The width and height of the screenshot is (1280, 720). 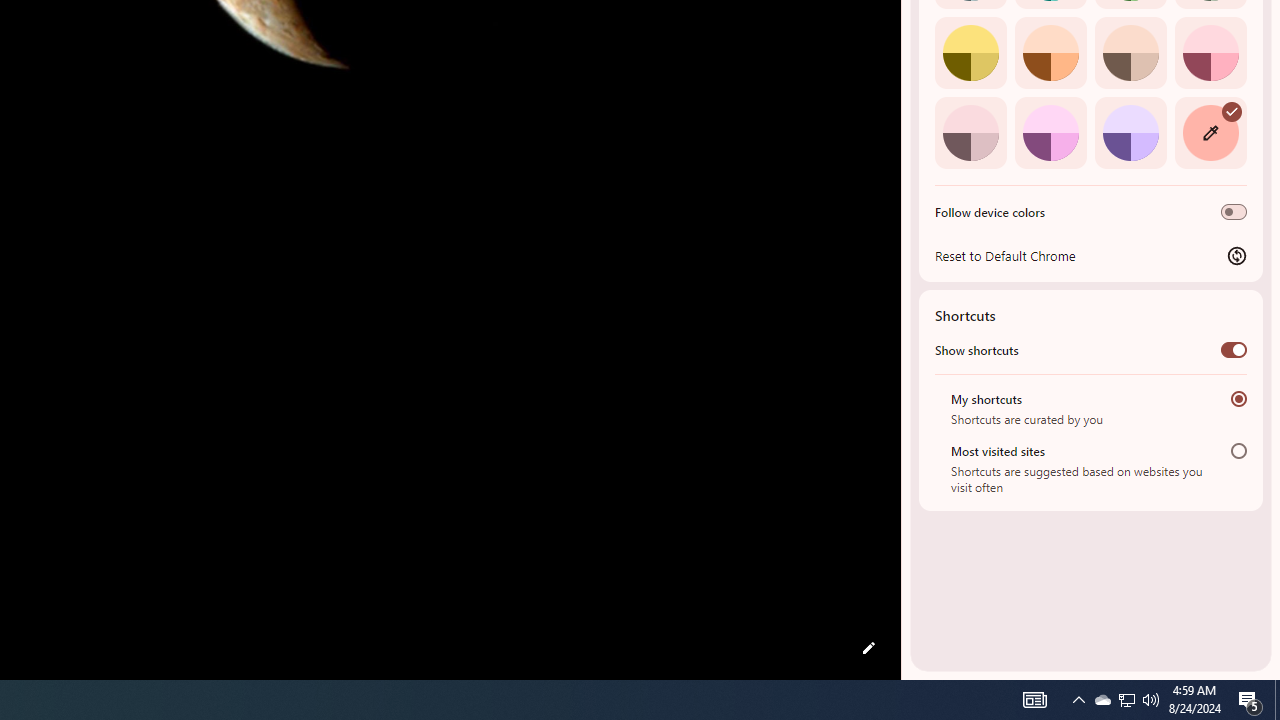 I want to click on 'Customize this page', so click(x=868, y=648).